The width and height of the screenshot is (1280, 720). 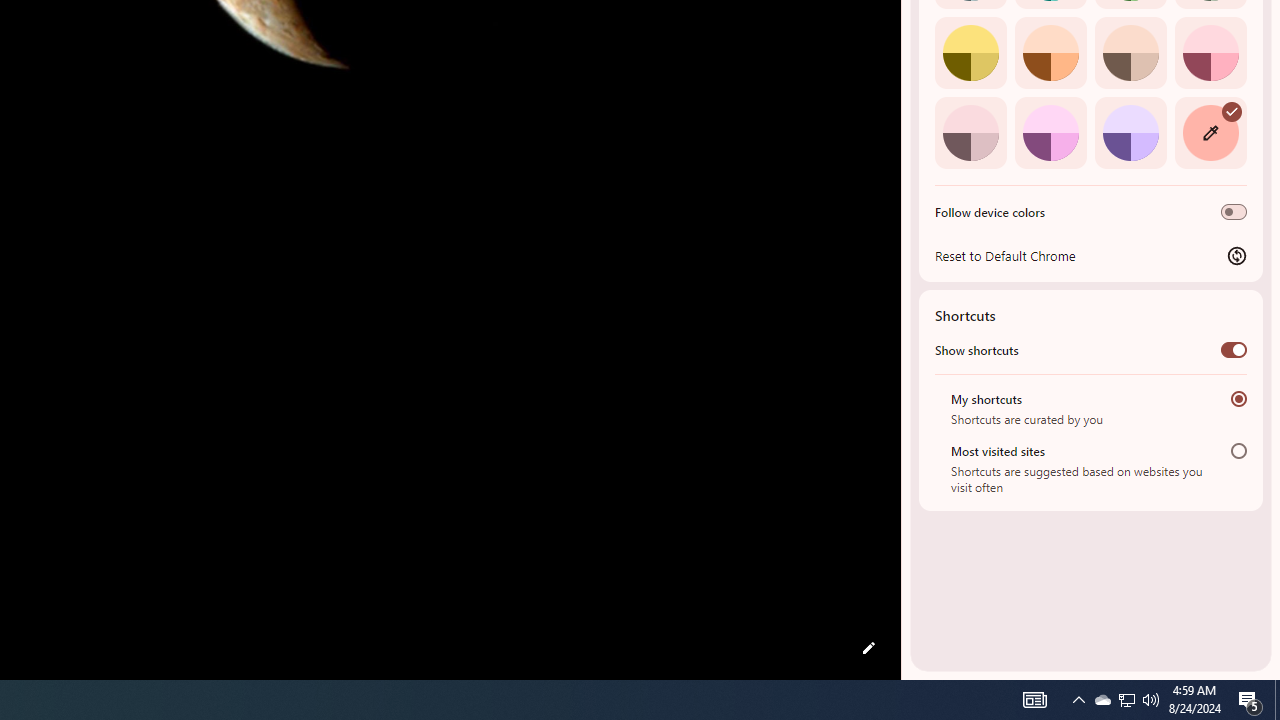 I want to click on 'Customize this page', so click(x=868, y=648).